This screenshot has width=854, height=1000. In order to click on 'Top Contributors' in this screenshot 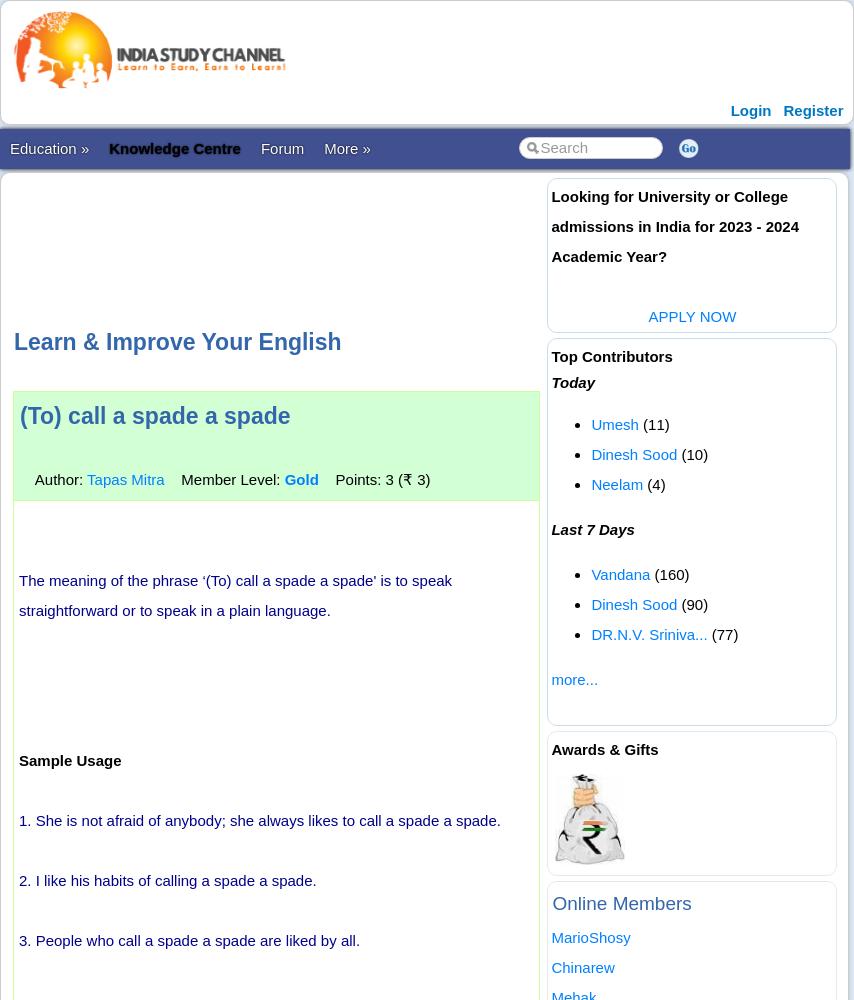, I will do `click(550, 355)`.